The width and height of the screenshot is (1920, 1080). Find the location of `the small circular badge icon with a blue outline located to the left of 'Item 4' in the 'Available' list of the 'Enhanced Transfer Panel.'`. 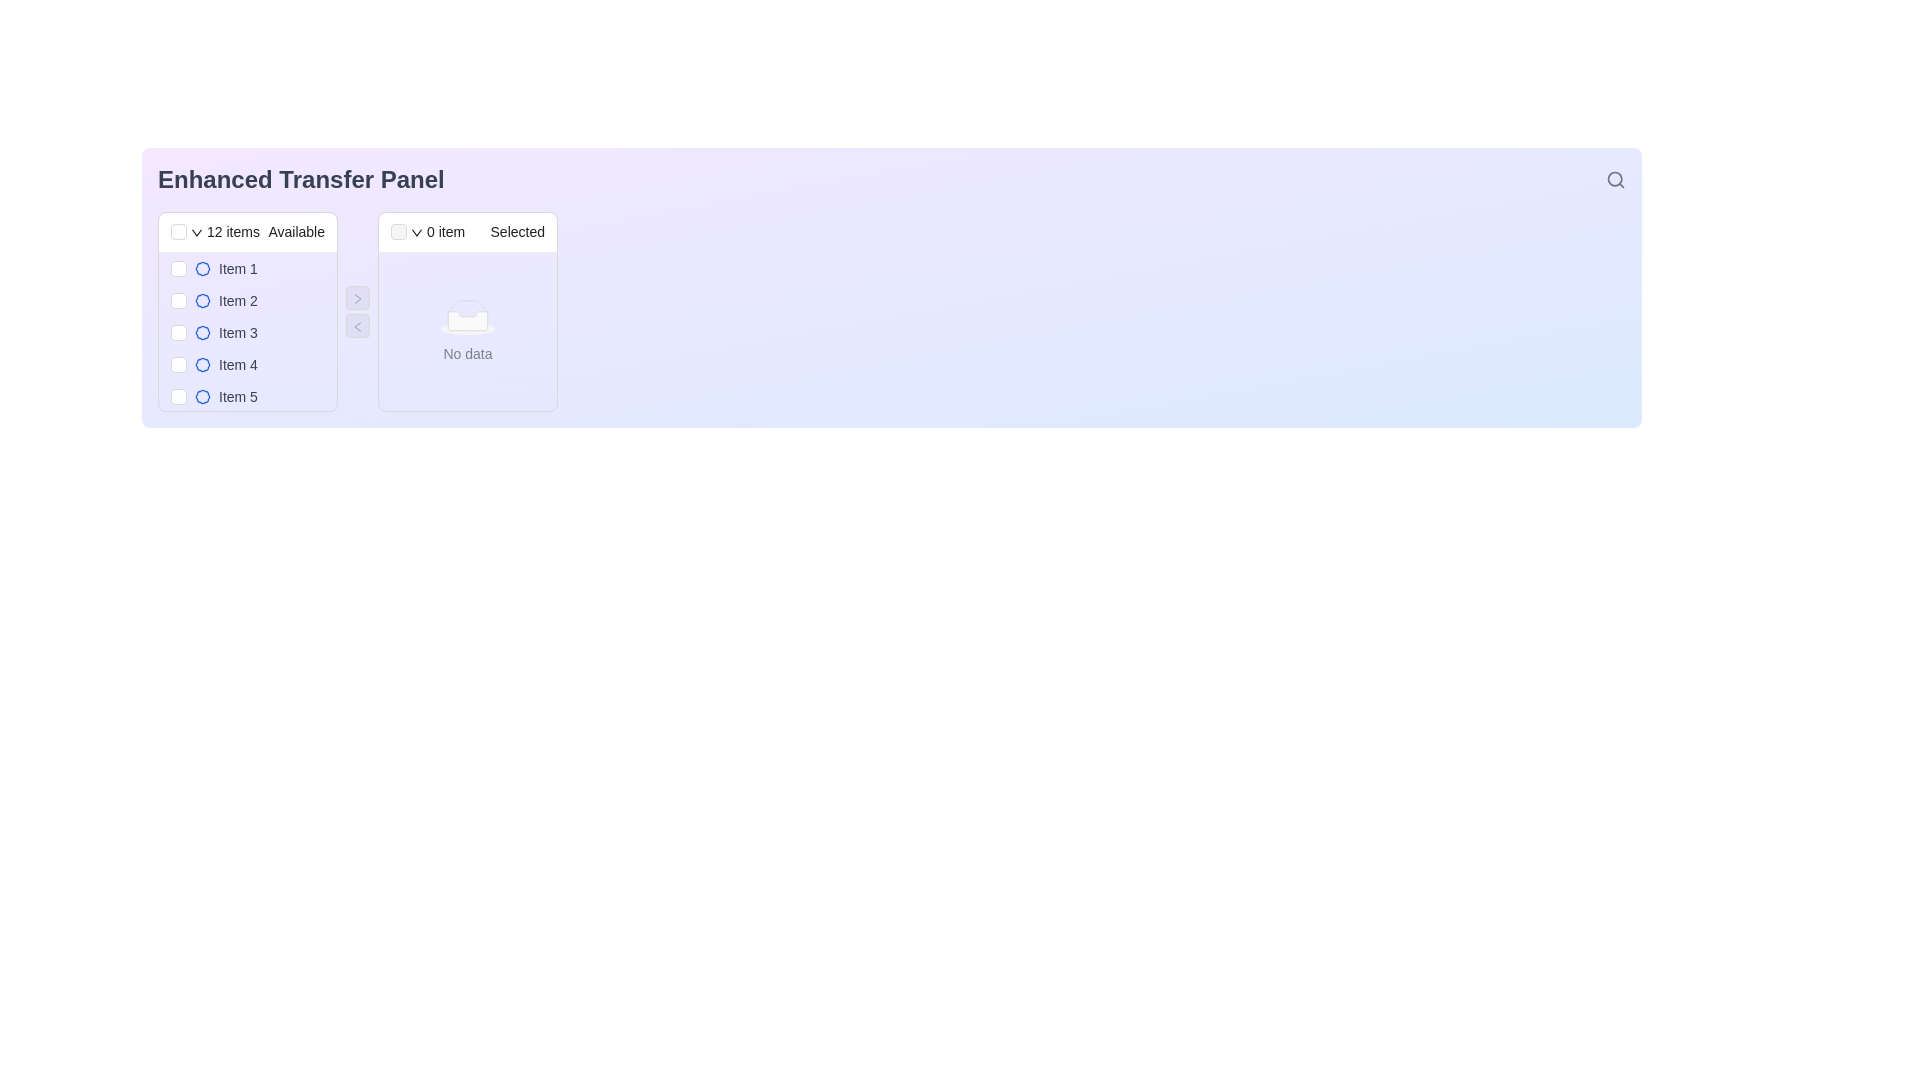

the small circular badge icon with a blue outline located to the left of 'Item 4' in the 'Available' list of the 'Enhanced Transfer Panel.' is located at coordinates (202, 365).